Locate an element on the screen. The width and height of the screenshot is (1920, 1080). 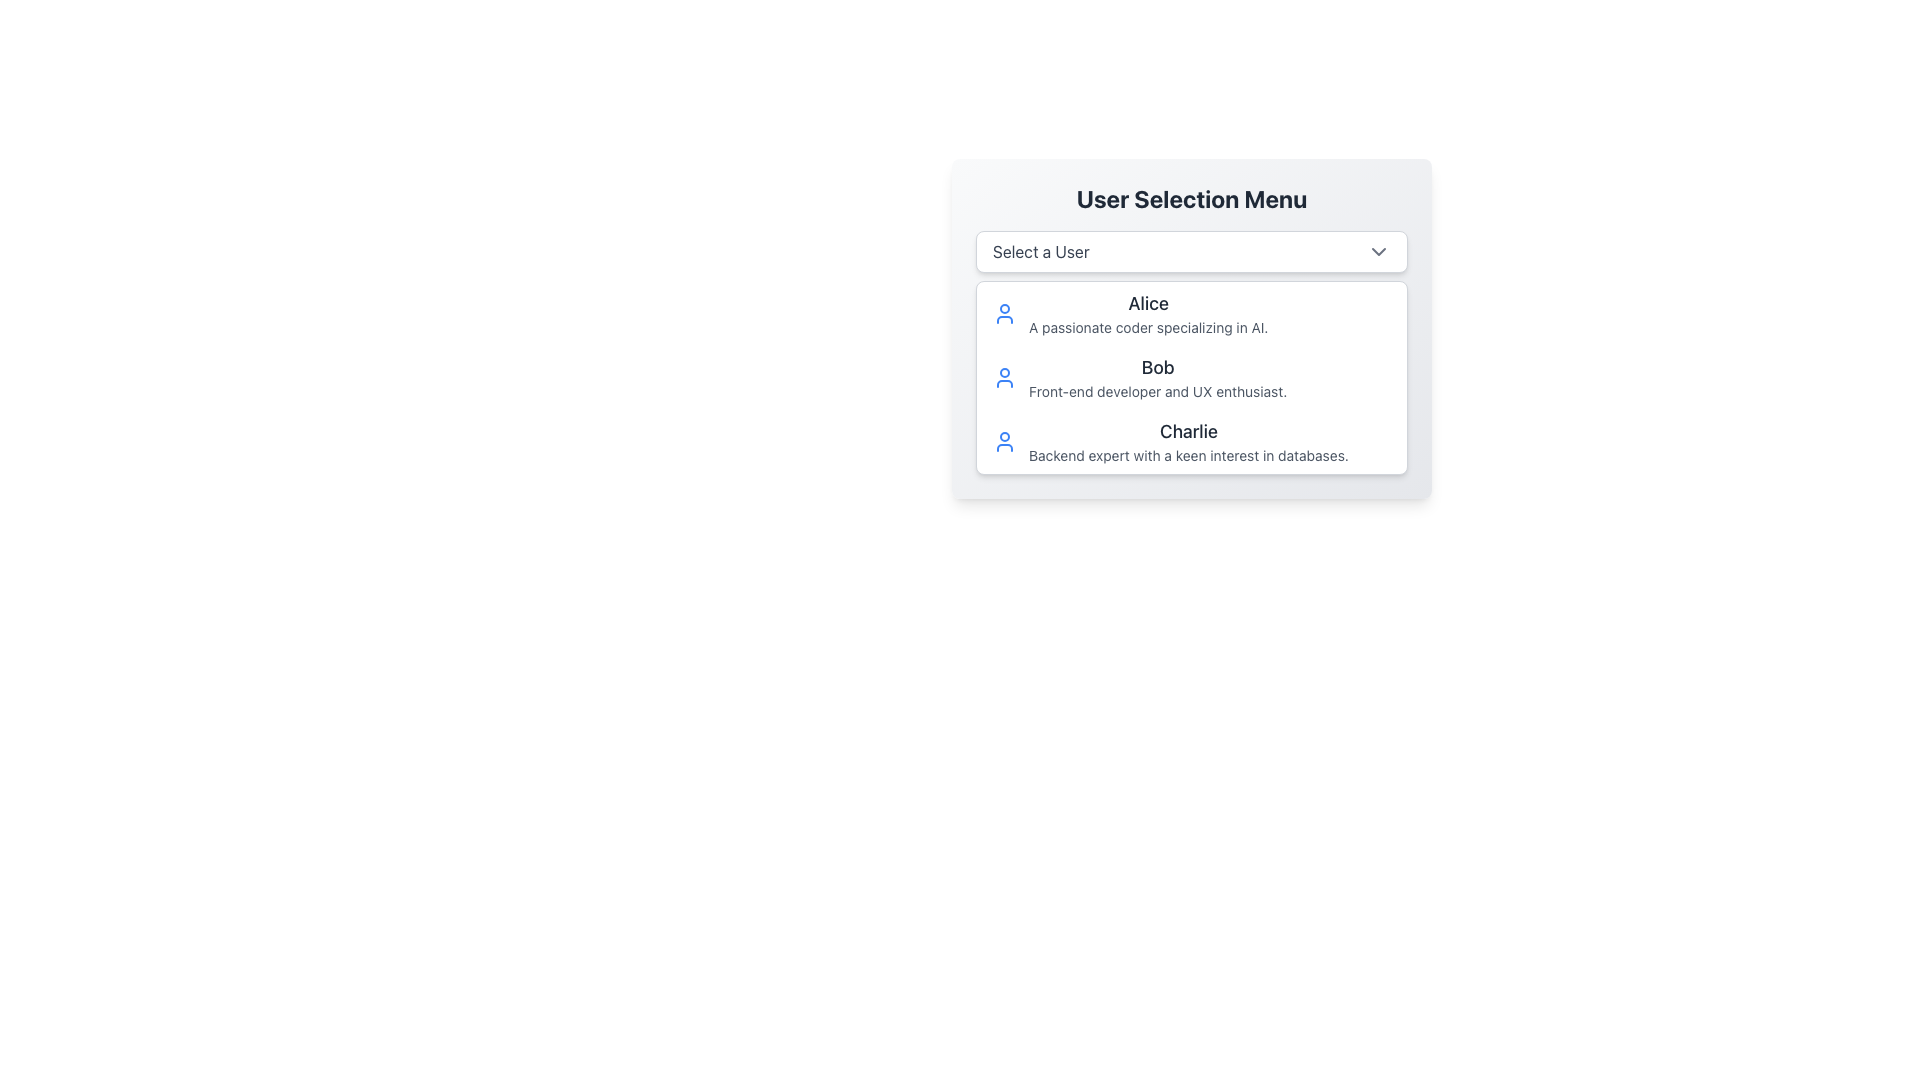
the topmost Interactive List Item labeled 'Alice' in the user selection menu is located at coordinates (1191, 313).